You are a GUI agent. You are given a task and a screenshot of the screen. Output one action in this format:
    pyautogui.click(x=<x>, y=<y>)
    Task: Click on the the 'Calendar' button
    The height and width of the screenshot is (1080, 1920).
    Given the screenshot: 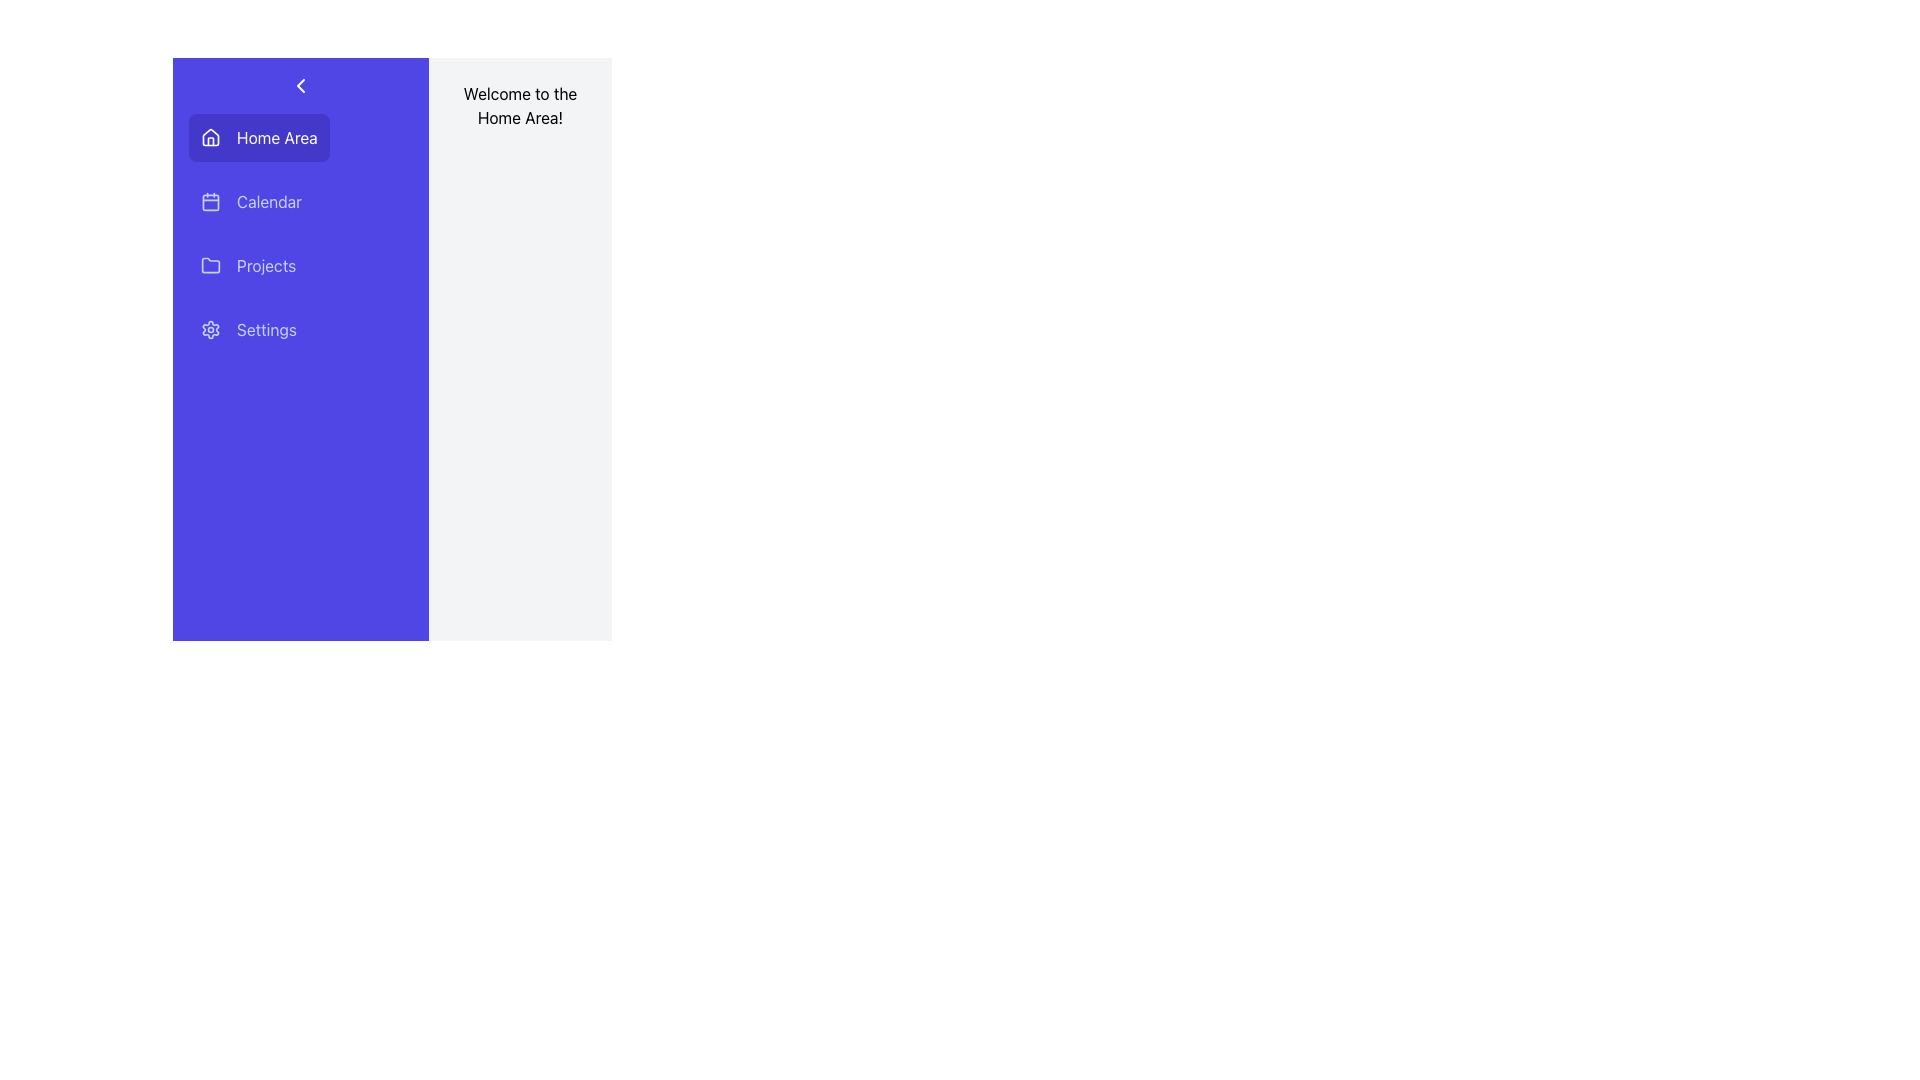 What is the action you would take?
    pyautogui.click(x=250, y=201)
    